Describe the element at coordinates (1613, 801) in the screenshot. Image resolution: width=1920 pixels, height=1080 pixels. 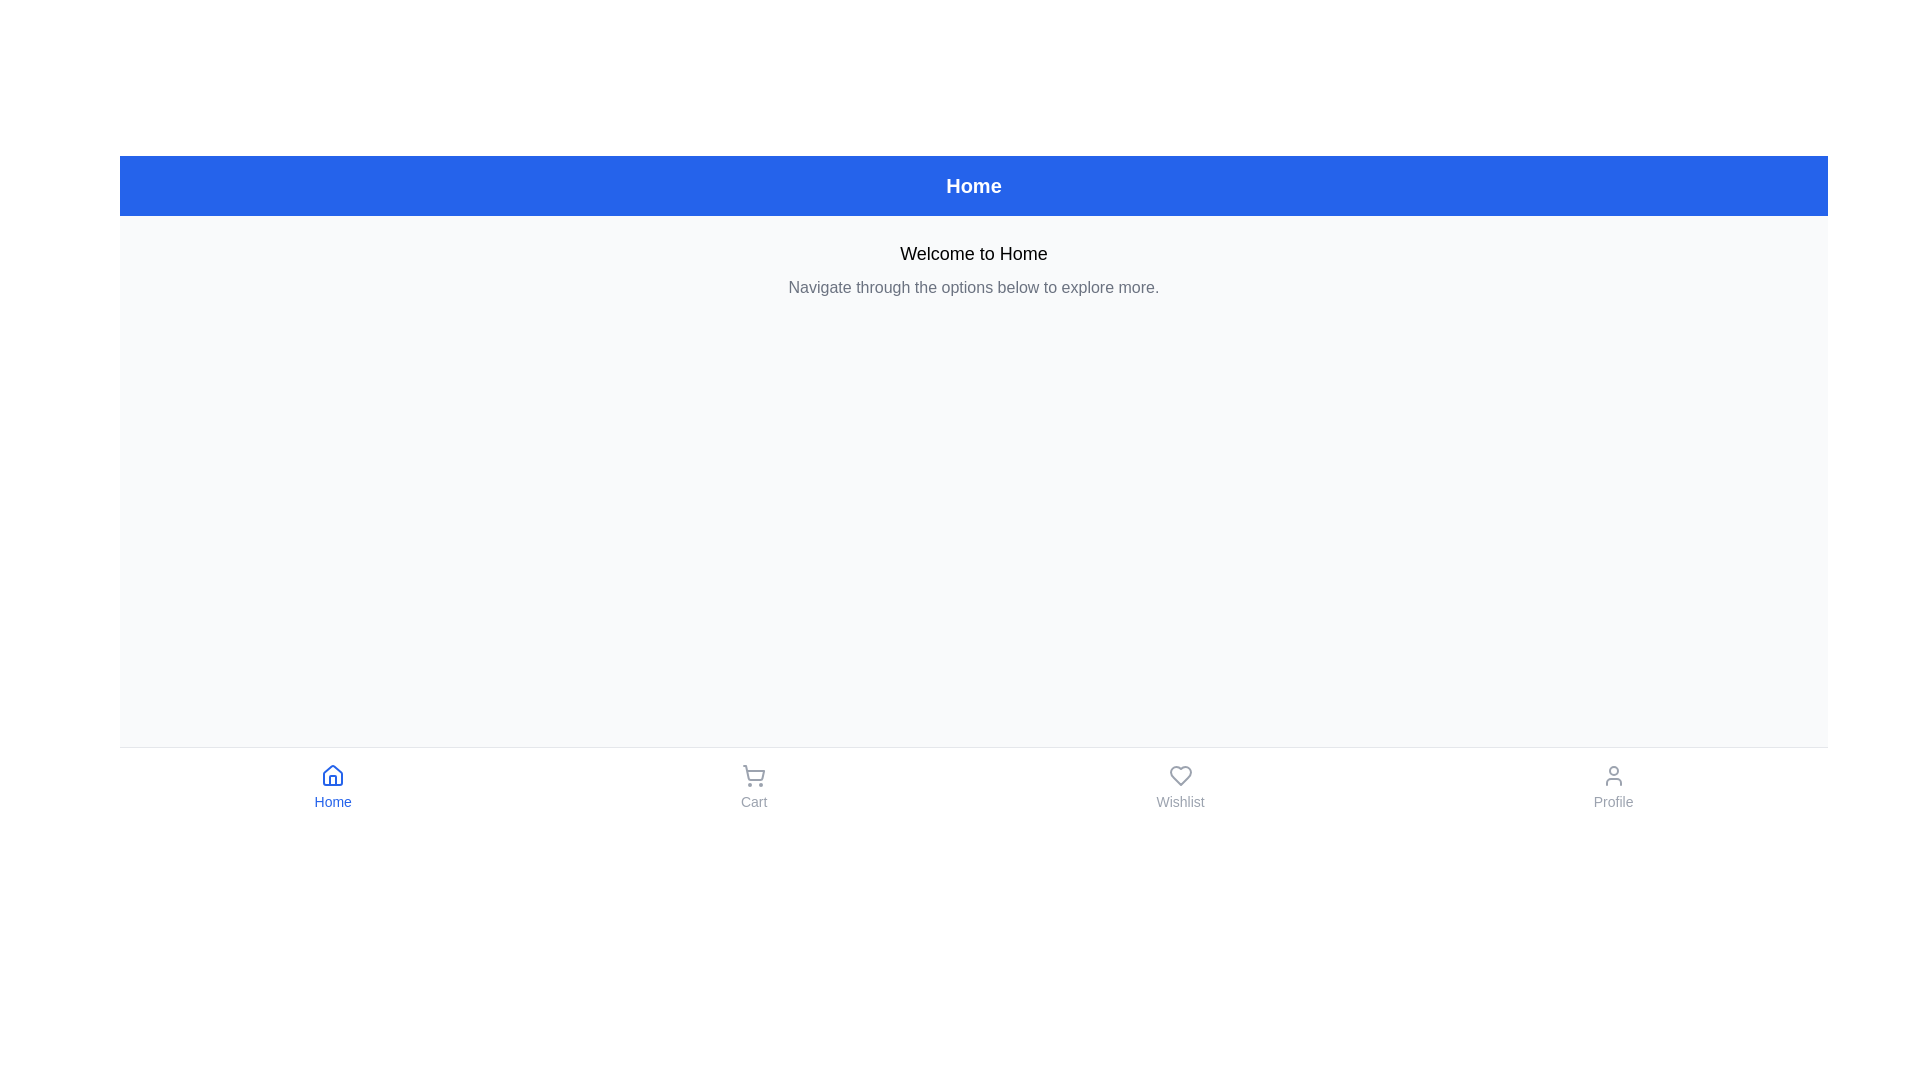
I see `the 'Profile' text label, which serves as a navigation aid for the adjacent user icon in the bottom navigation bar` at that location.